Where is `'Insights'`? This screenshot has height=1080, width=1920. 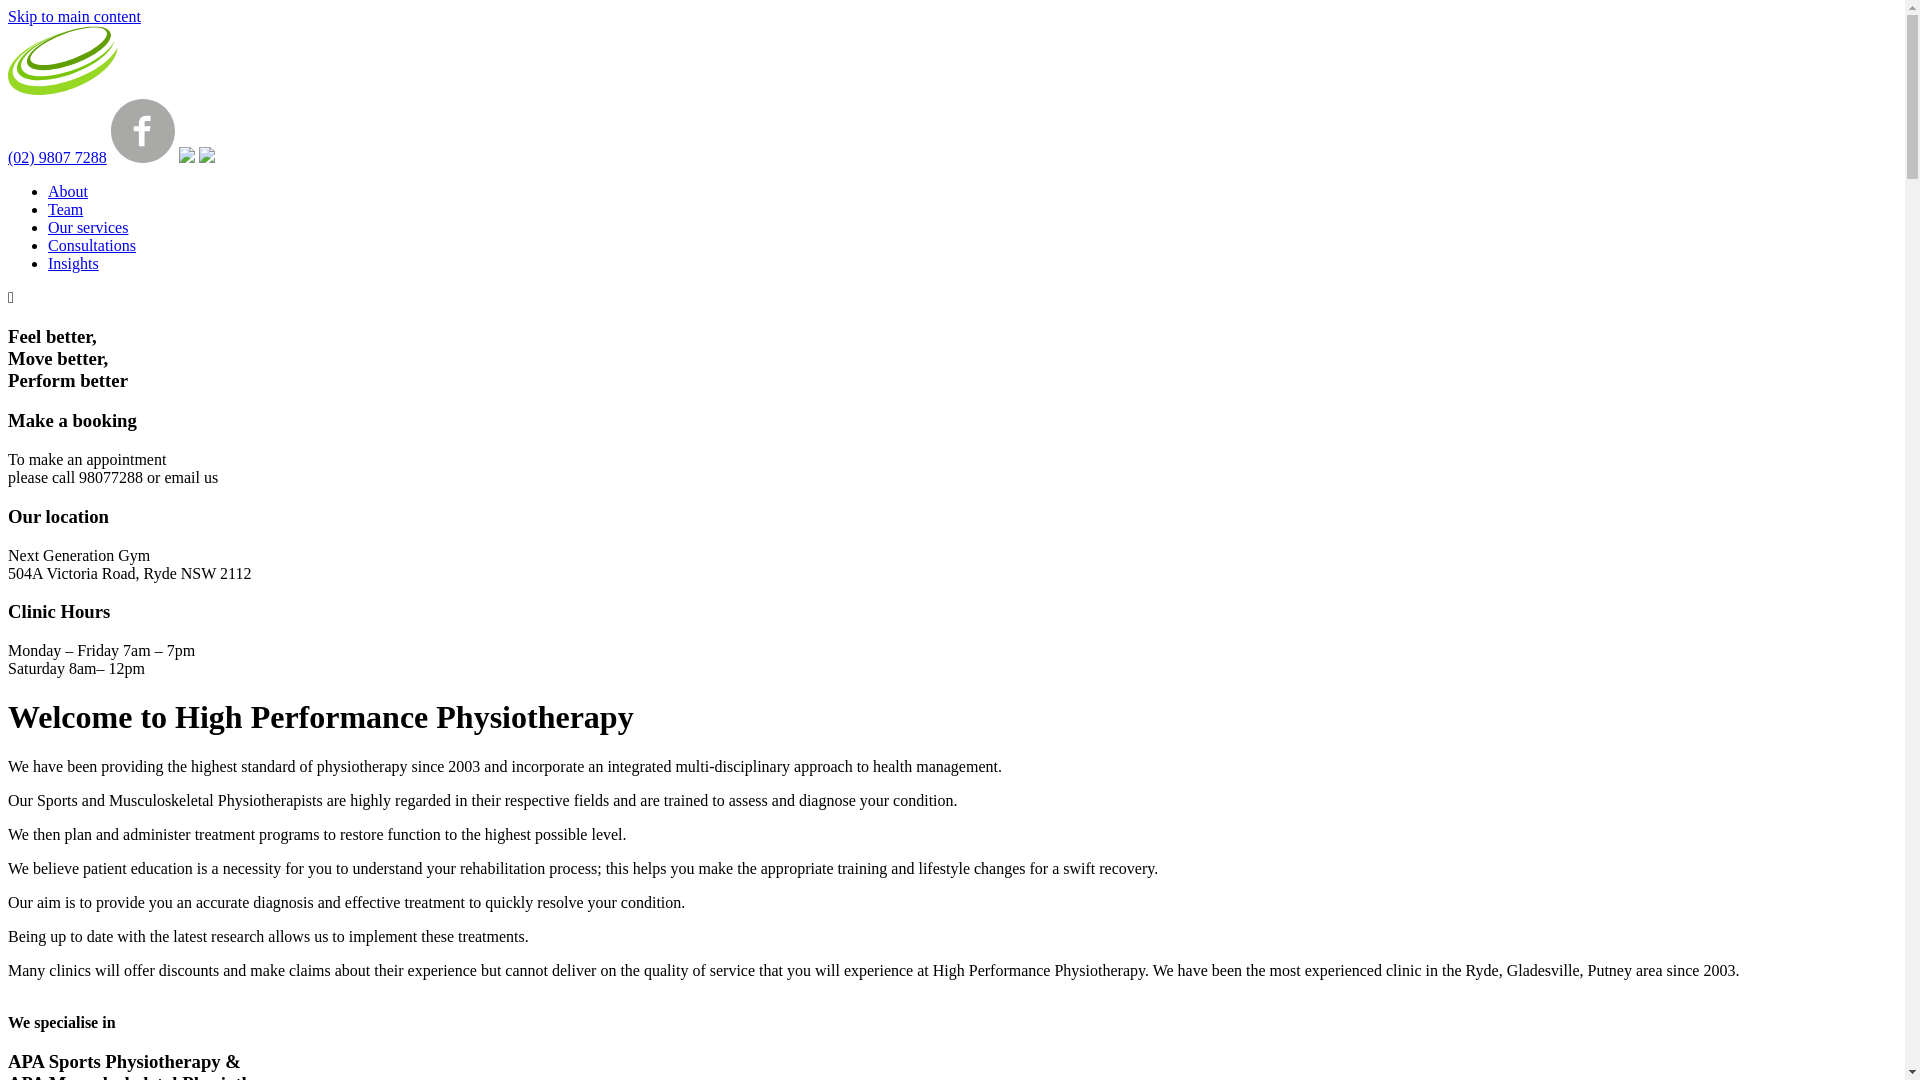
'Insights' is located at coordinates (73, 262).